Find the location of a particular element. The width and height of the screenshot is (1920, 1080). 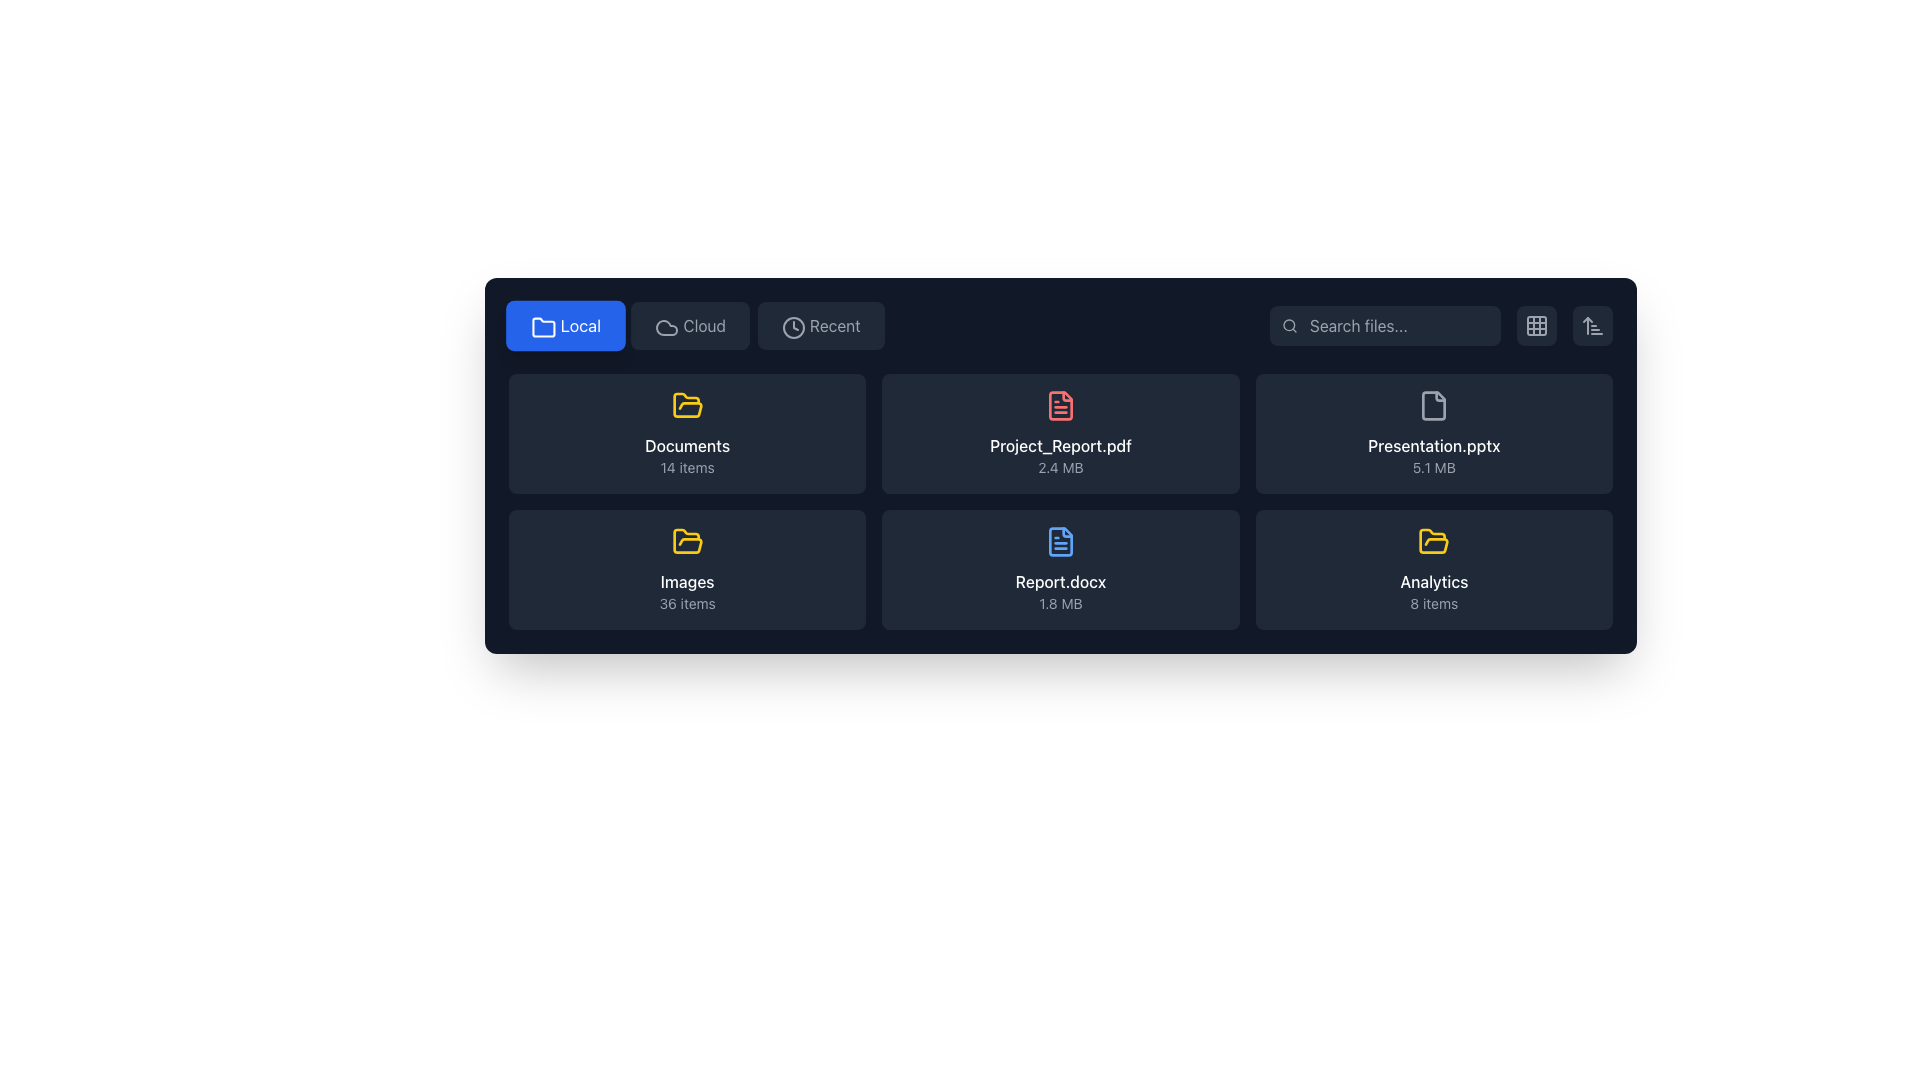

the text label identifying the file name of the presentation located at the top of the rightmost file card in the grid layout is located at coordinates (1433, 445).